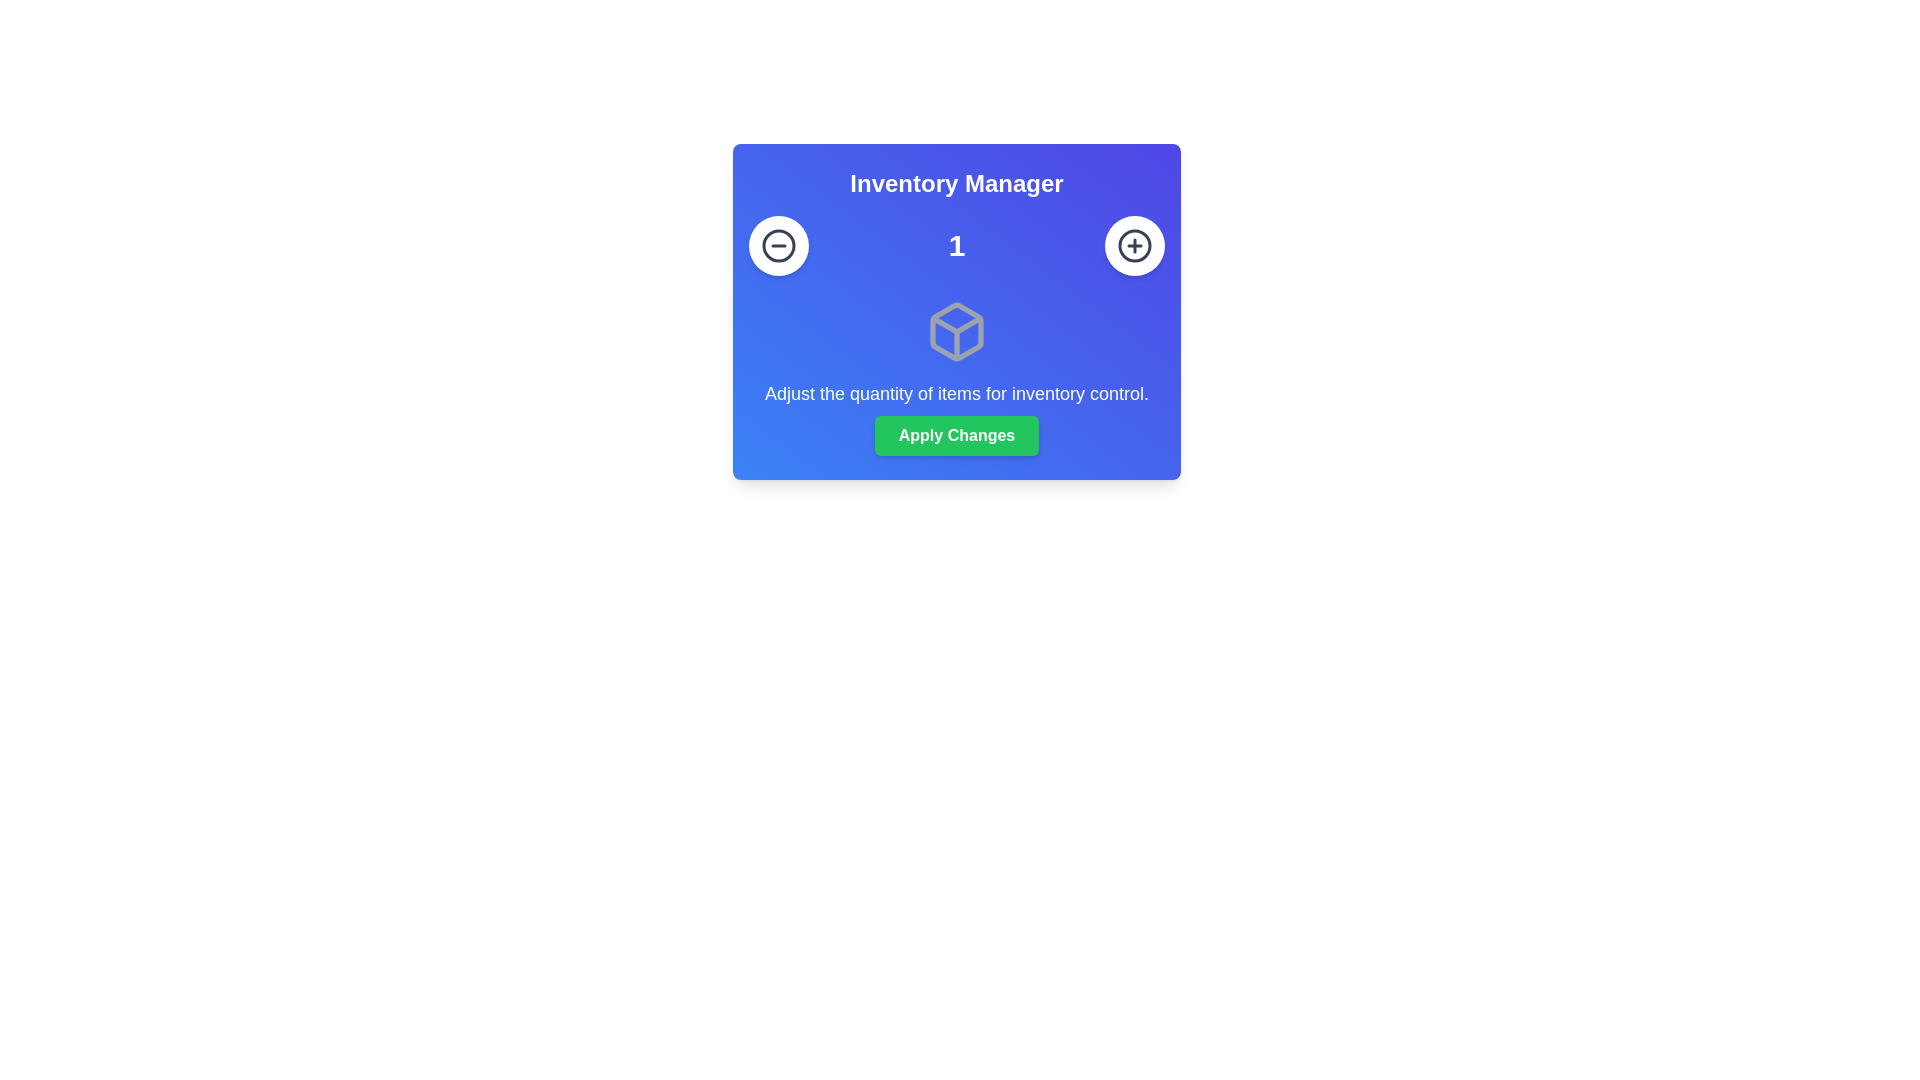  I want to click on the 'Inventory Manager' text header, which is prominently displayed in bold, large white font at the top of a blue gradient background card, so click(955, 184).